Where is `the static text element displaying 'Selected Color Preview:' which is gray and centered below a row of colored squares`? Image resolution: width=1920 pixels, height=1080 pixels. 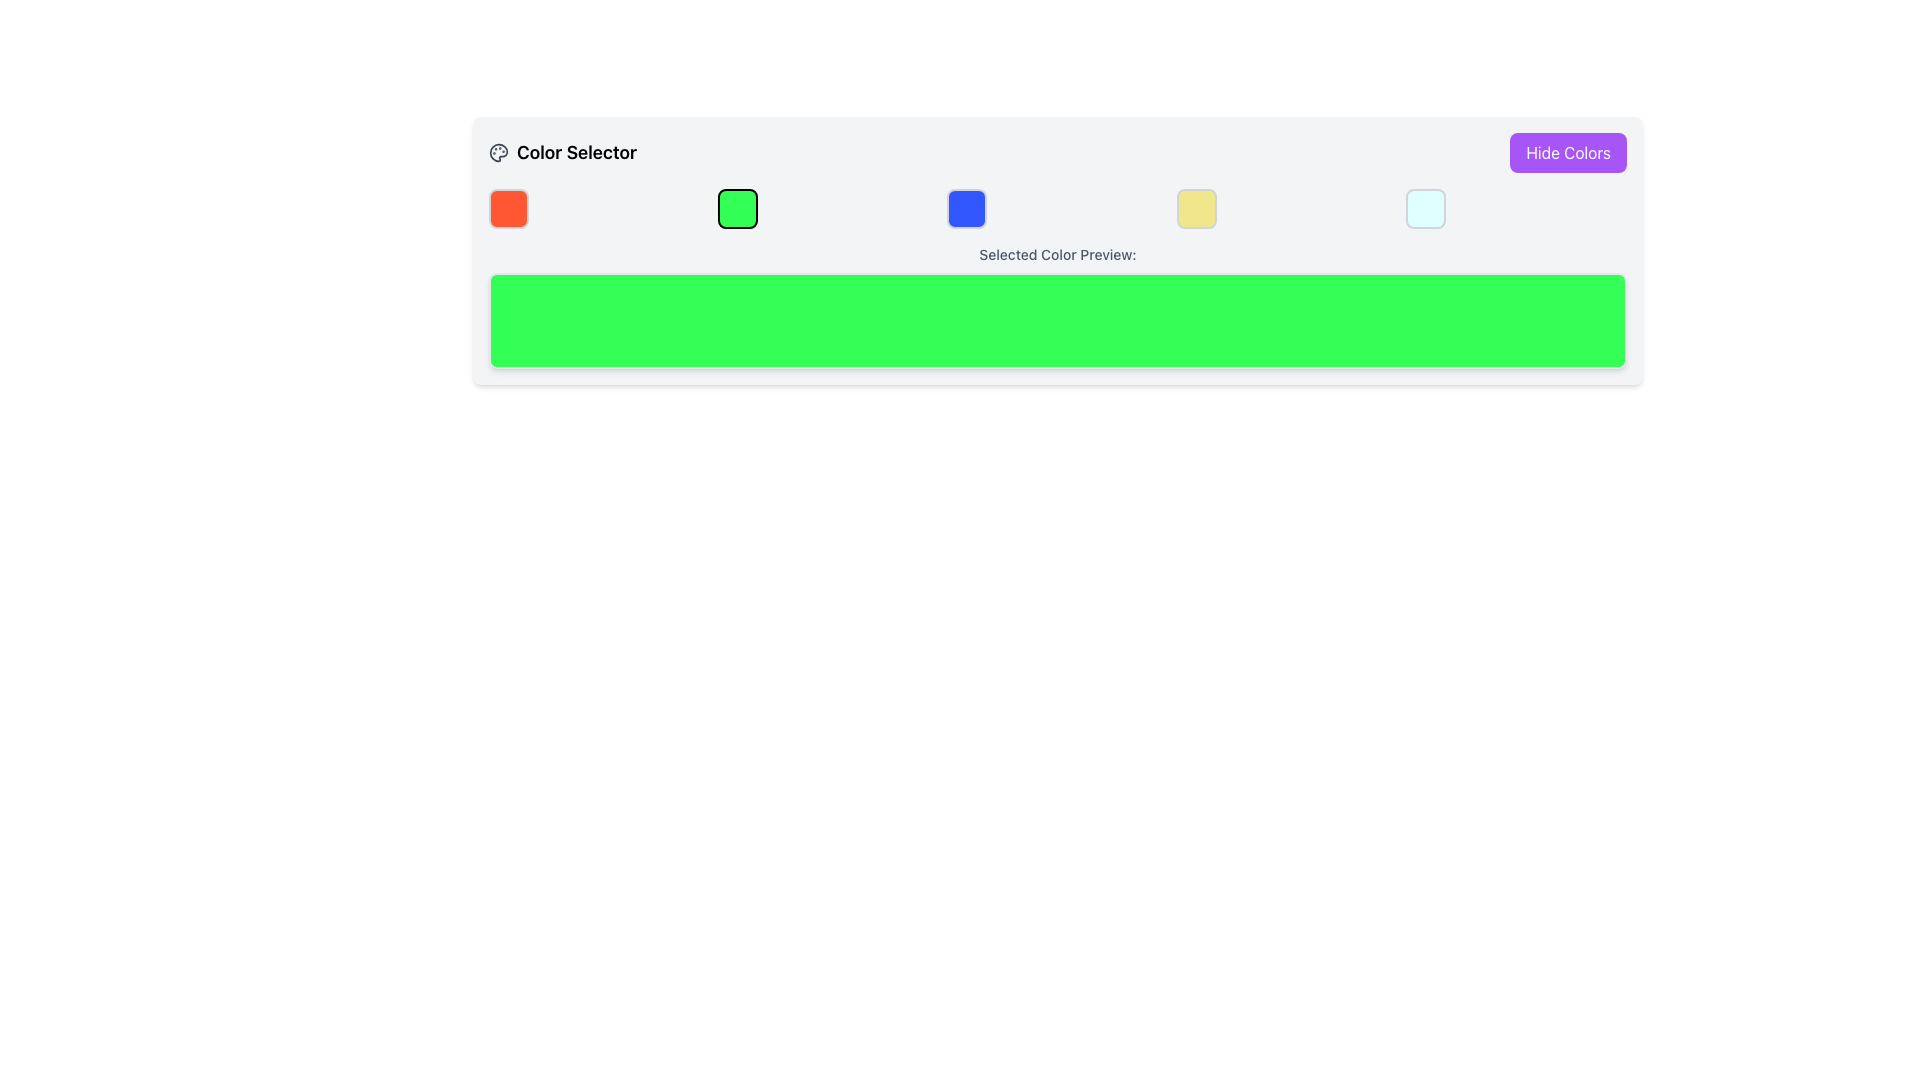 the static text element displaying 'Selected Color Preview:' which is gray and centered below a row of colored squares is located at coordinates (1056, 257).